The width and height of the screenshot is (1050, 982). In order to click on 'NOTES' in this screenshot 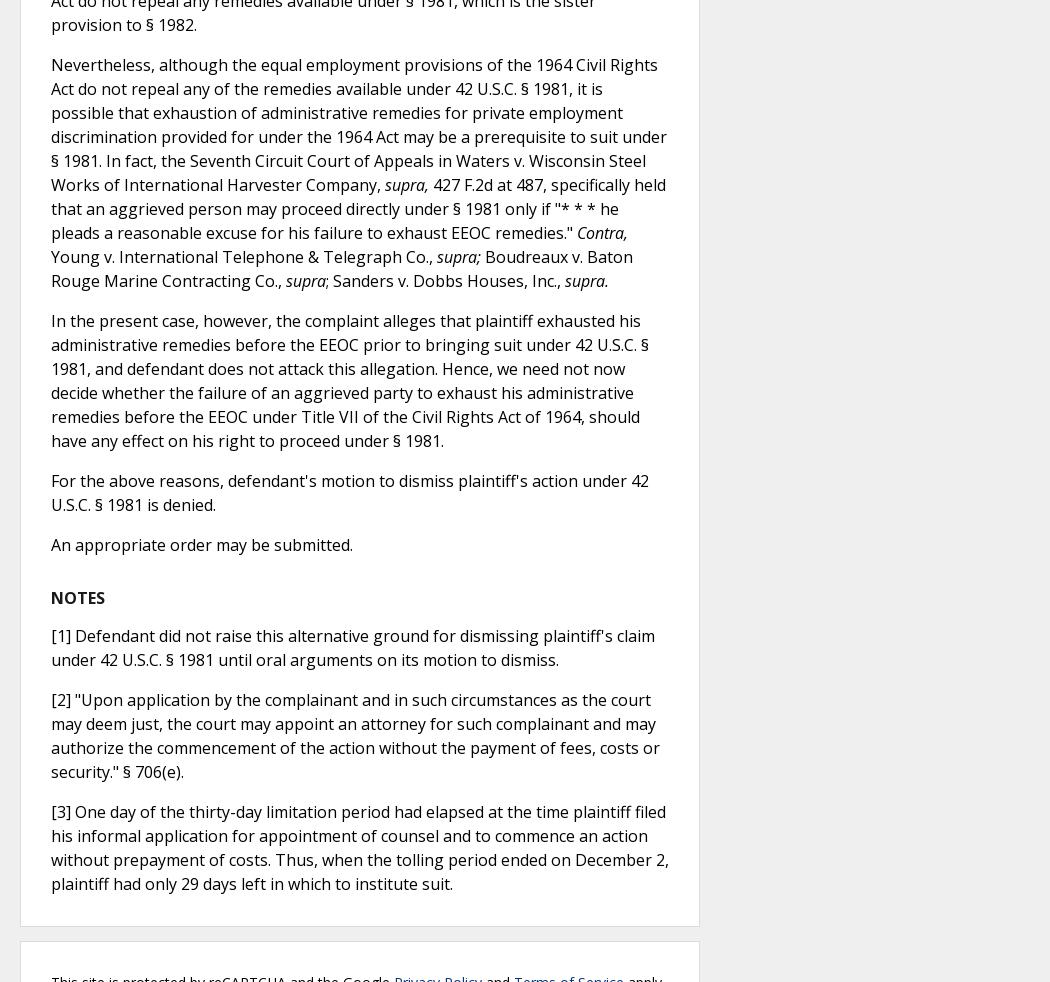, I will do `click(78, 597)`.